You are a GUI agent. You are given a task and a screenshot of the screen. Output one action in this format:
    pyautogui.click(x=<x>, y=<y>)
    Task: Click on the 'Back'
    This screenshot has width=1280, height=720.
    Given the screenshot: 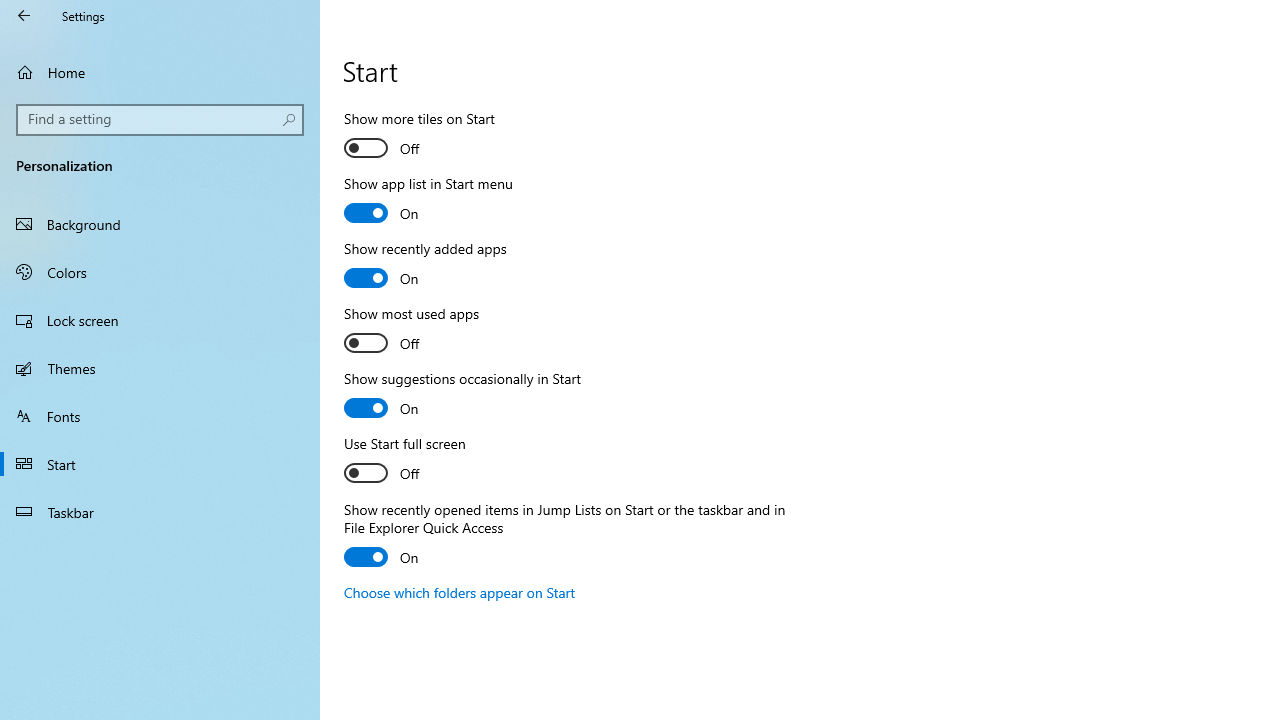 What is the action you would take?
    pyautogui.click(x=24, y=15)
    